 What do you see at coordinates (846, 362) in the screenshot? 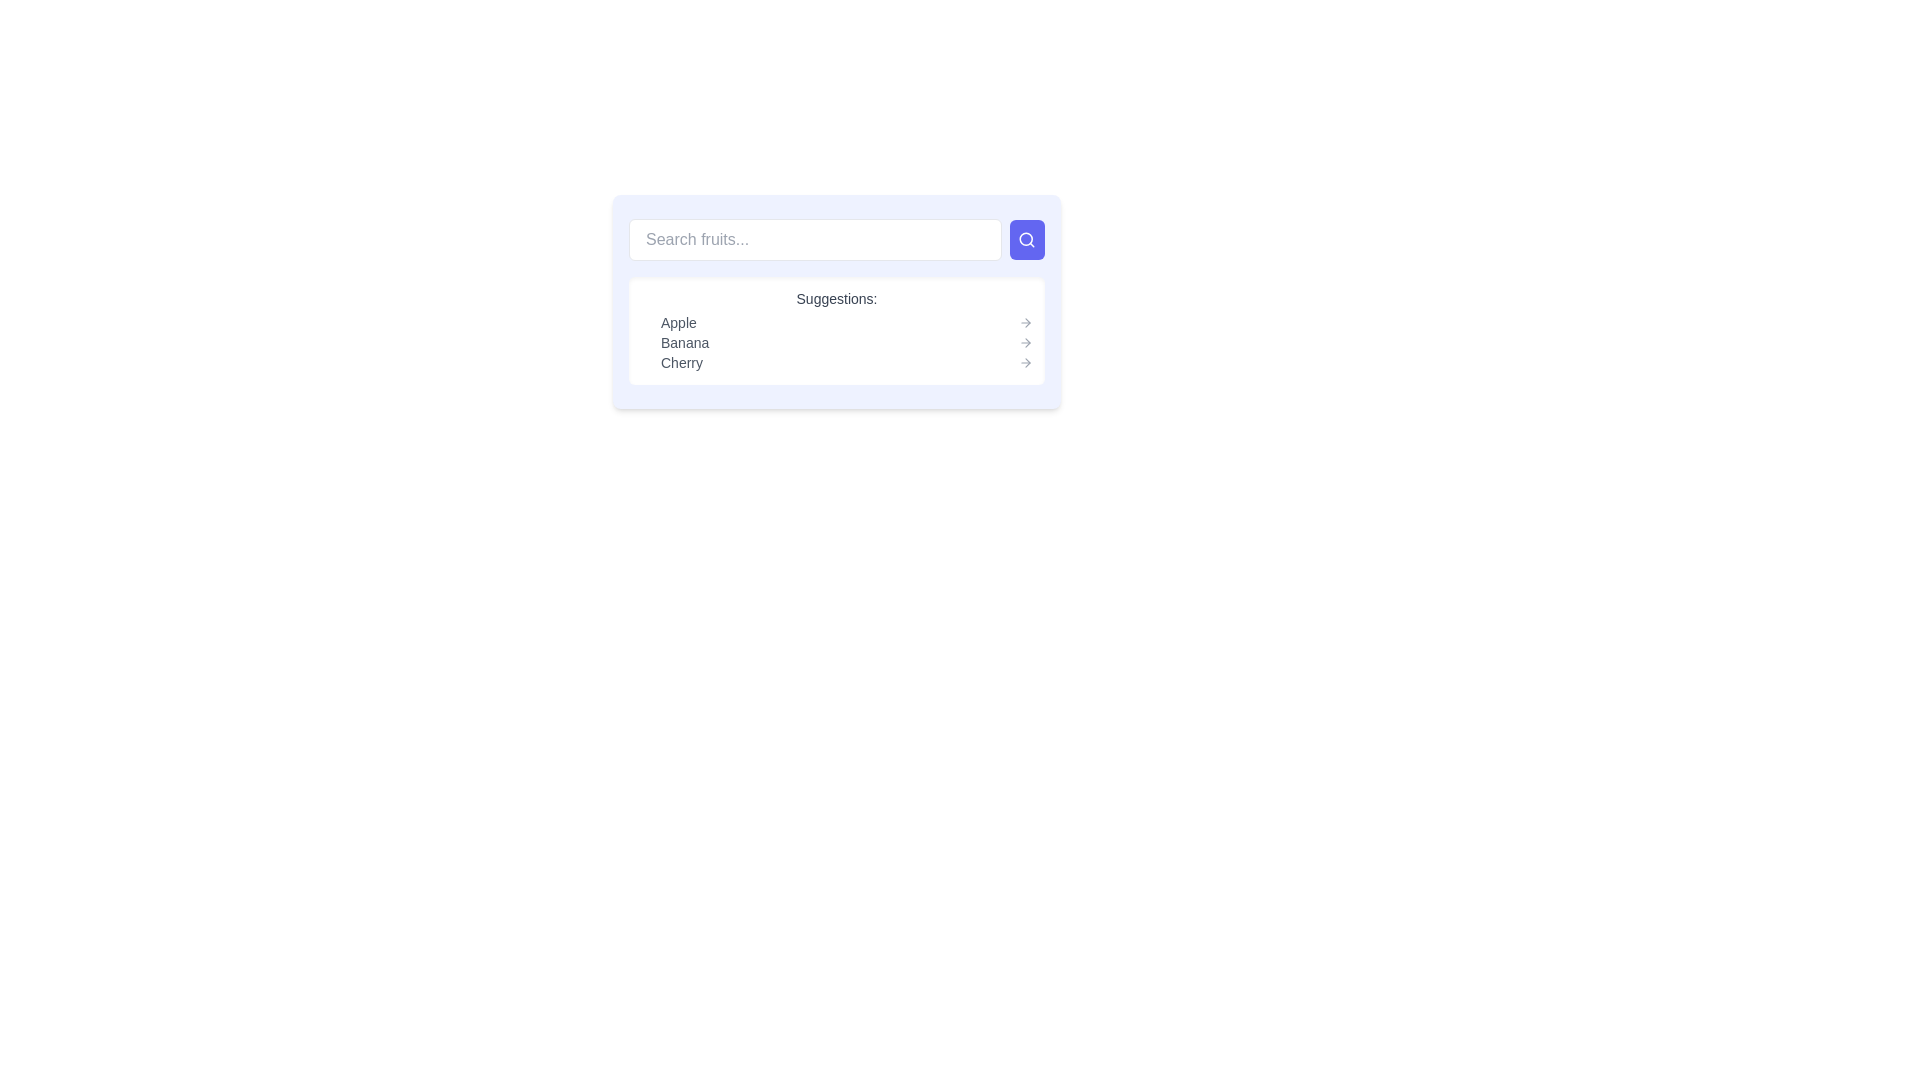
I see `the non-interactive list item displaying the option 'Cherry' in the suggestion dropdown menu` at bounding box center [846, 362].